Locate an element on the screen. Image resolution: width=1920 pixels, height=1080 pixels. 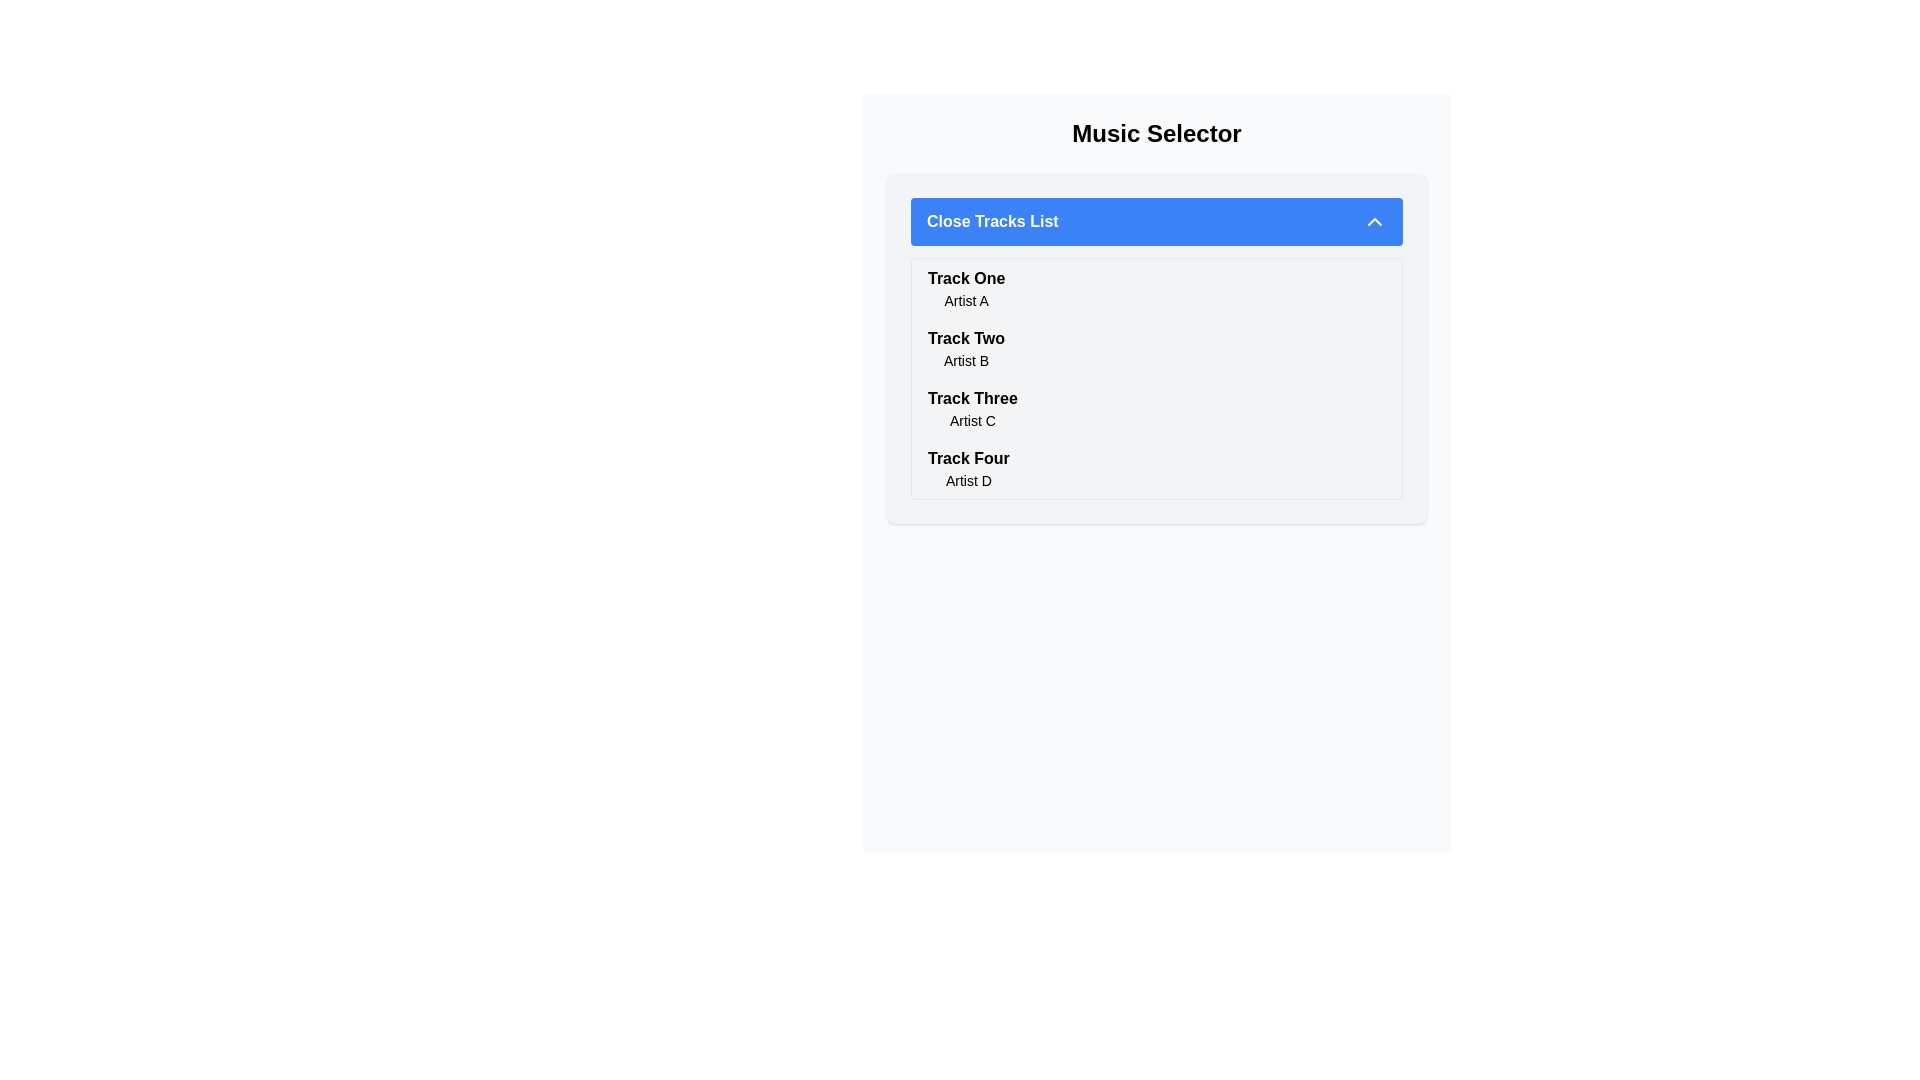
the Text Label displaying the artist name for 'Track One', located beneath the track title, to provide additional information about the artist is located at coordinates (966, 300).